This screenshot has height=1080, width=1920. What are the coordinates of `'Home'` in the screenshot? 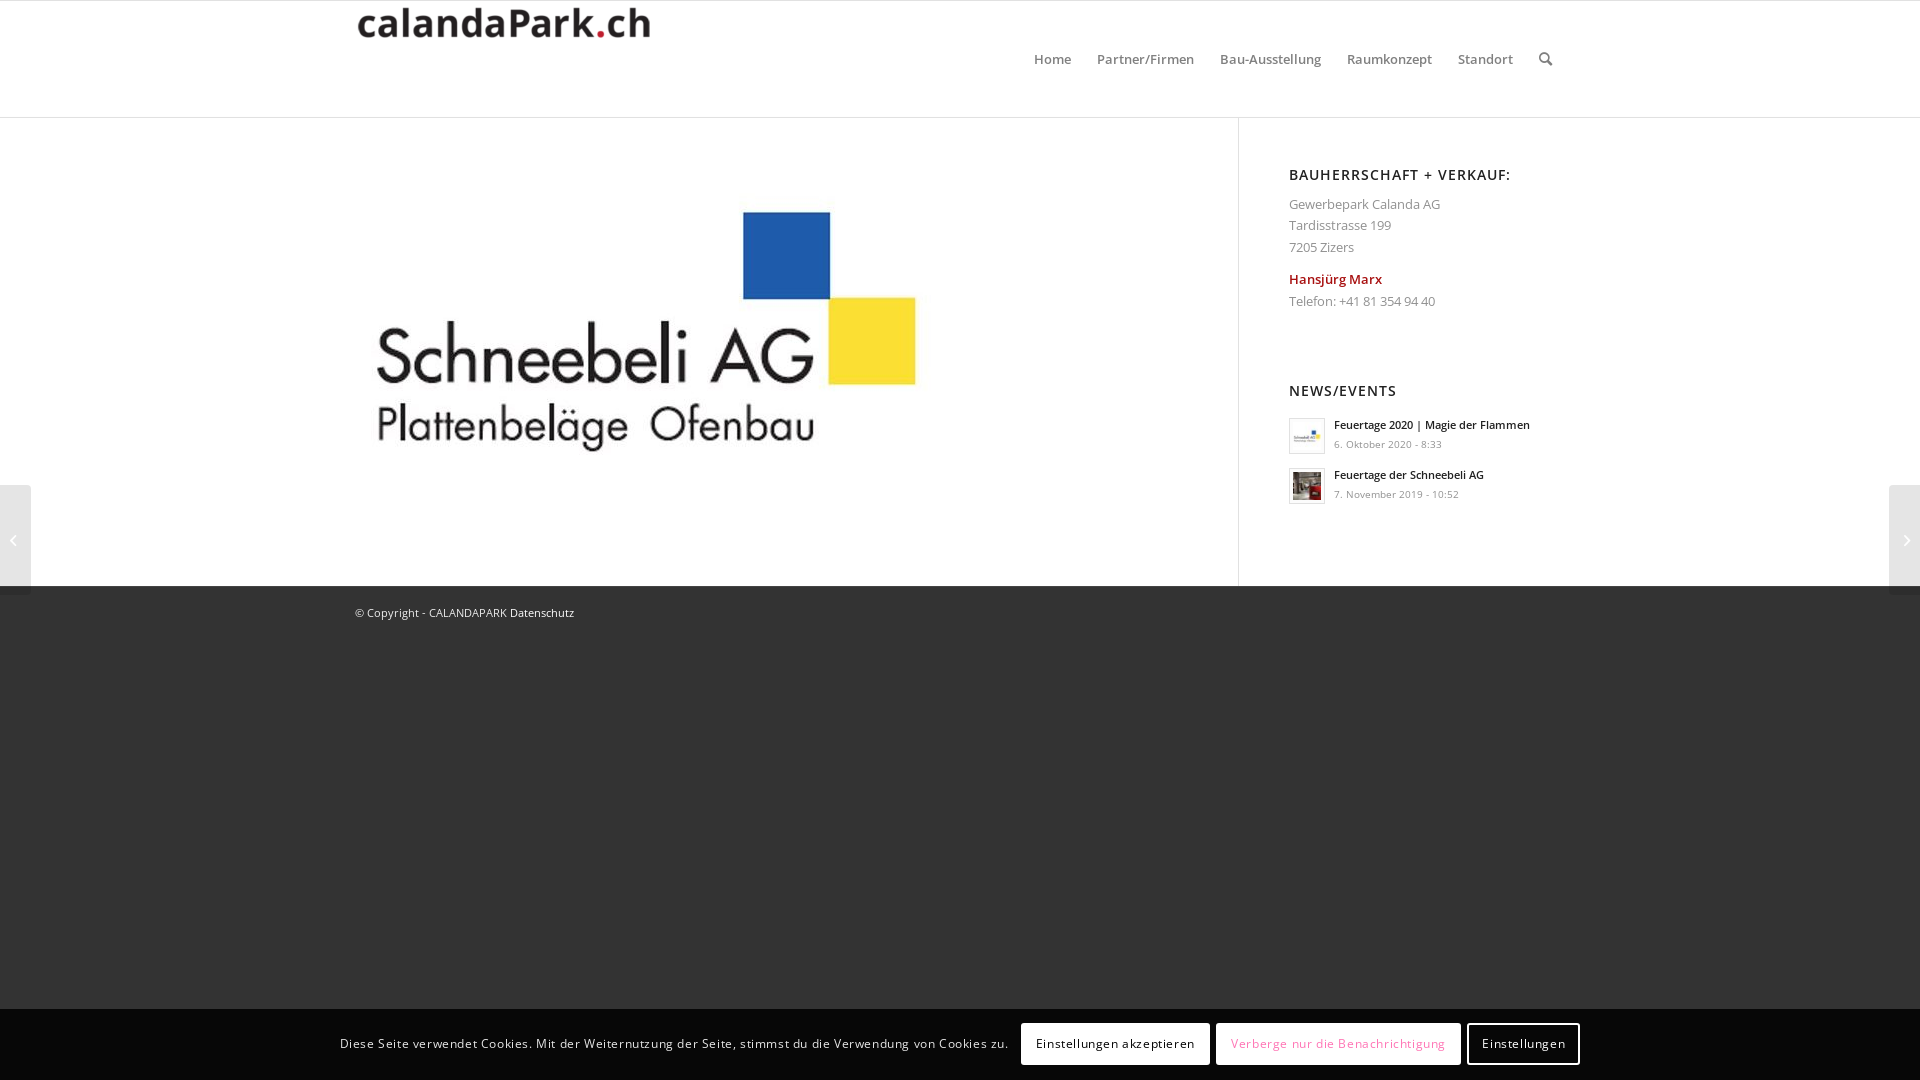 It's located at (1051, 57).